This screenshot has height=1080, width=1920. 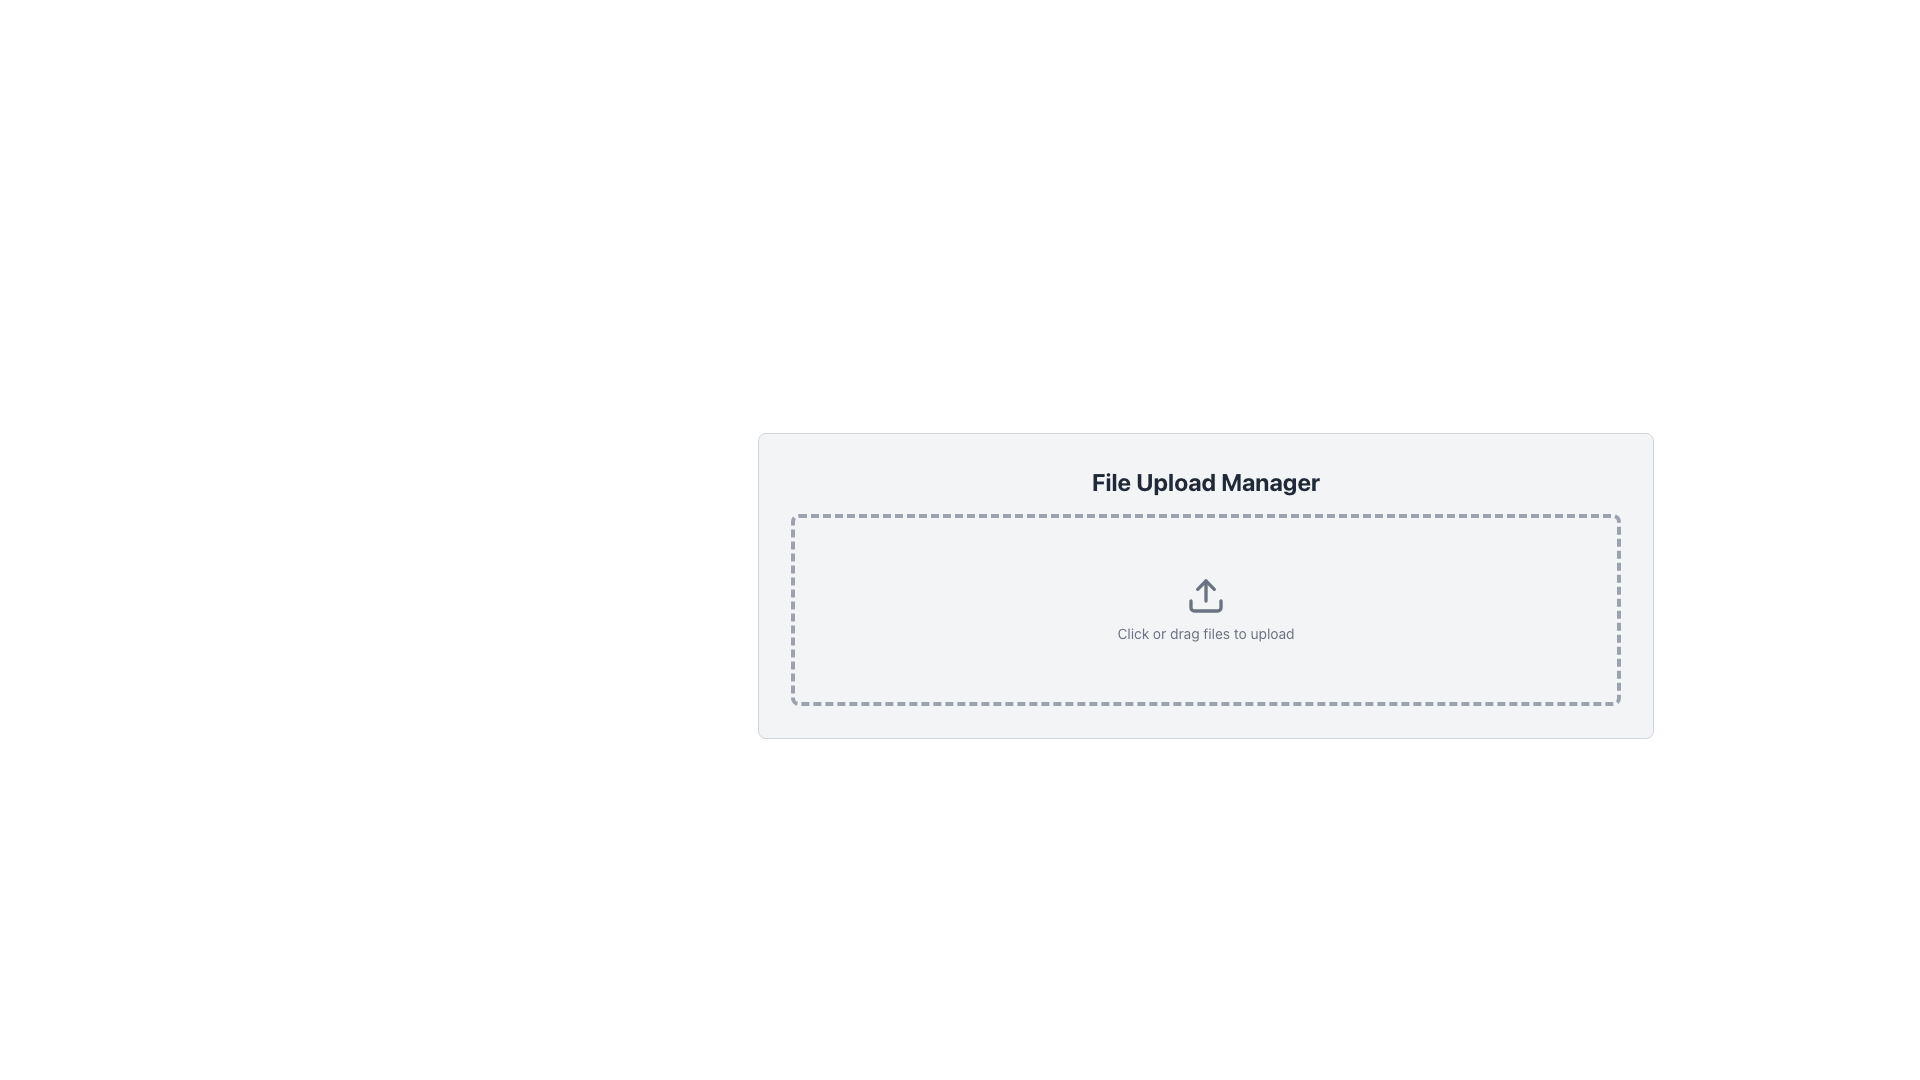 What do you see at coordinates (1204, 595) in the screenshot?
I see `the upload icon, which is a gray rounded shape with an upward arrow, located above the text 'Click or drag files to upload'` at bounding box center [1204, 595].